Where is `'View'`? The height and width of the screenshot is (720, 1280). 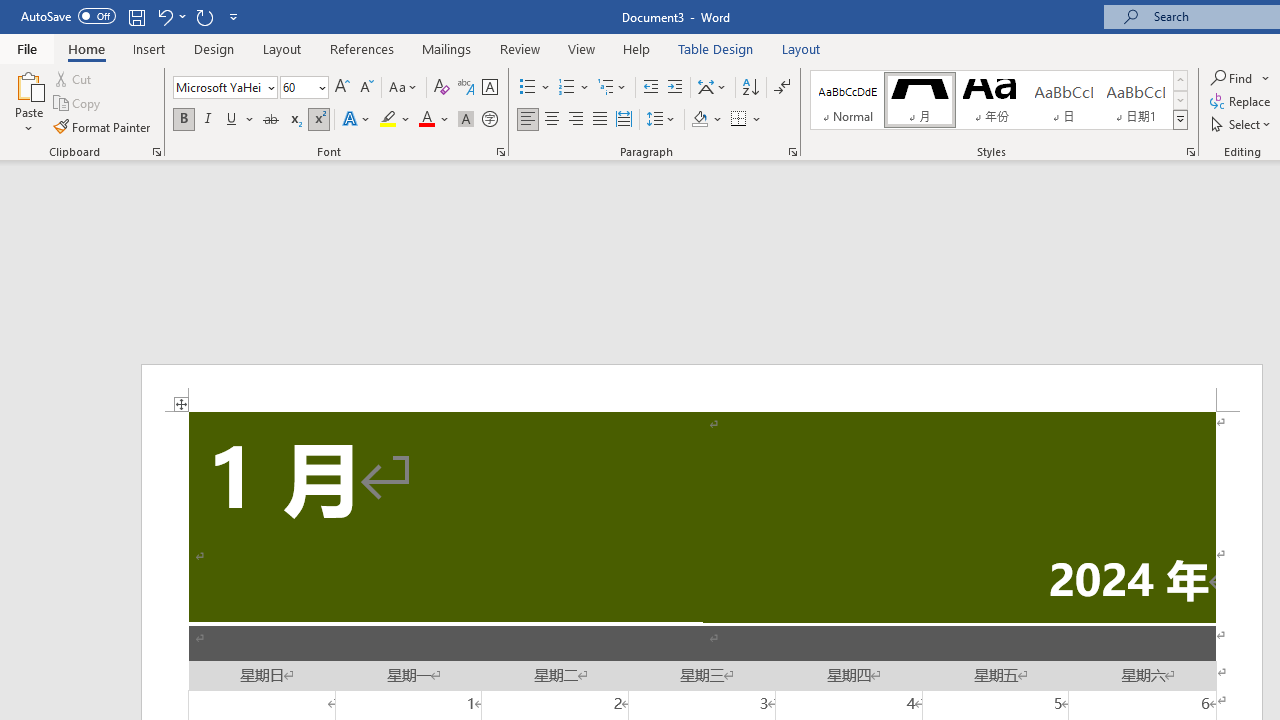
'View' is located at coordinates (581, 48).